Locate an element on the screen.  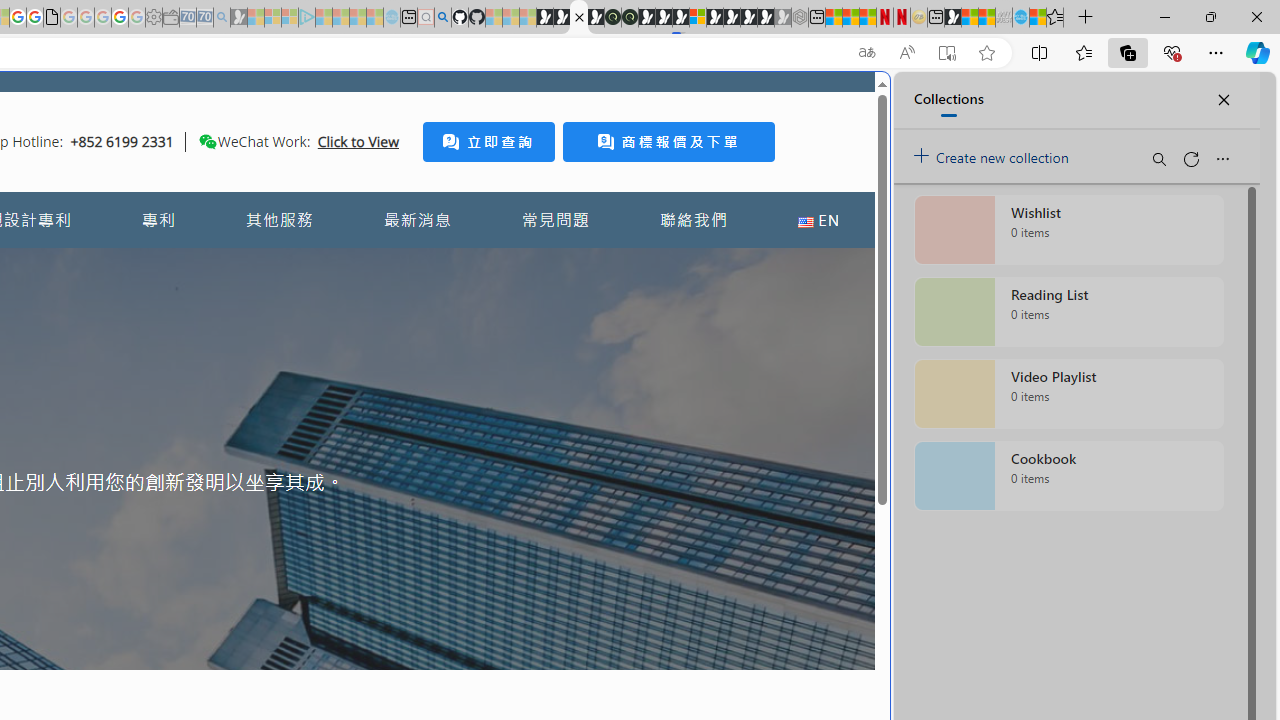
'Show translate options' is located at coordinates (867, 52).